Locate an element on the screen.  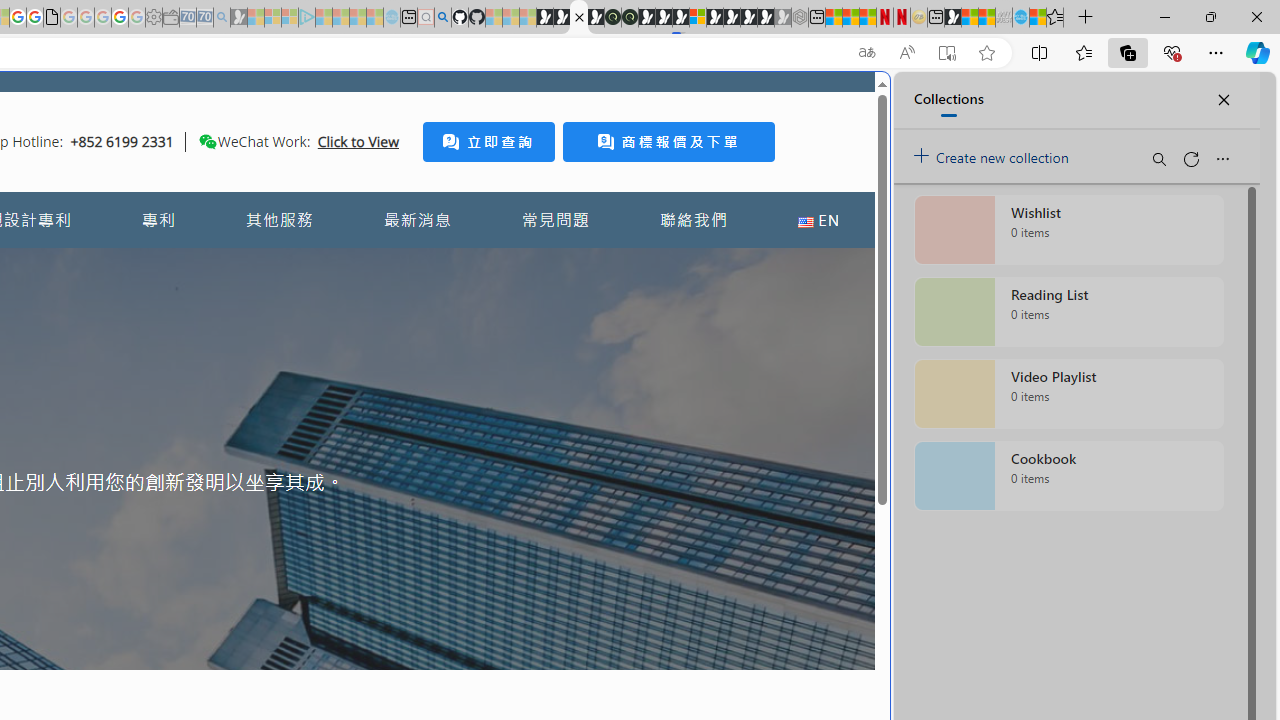
'Show translate options' is located at coordinates (867, 52).